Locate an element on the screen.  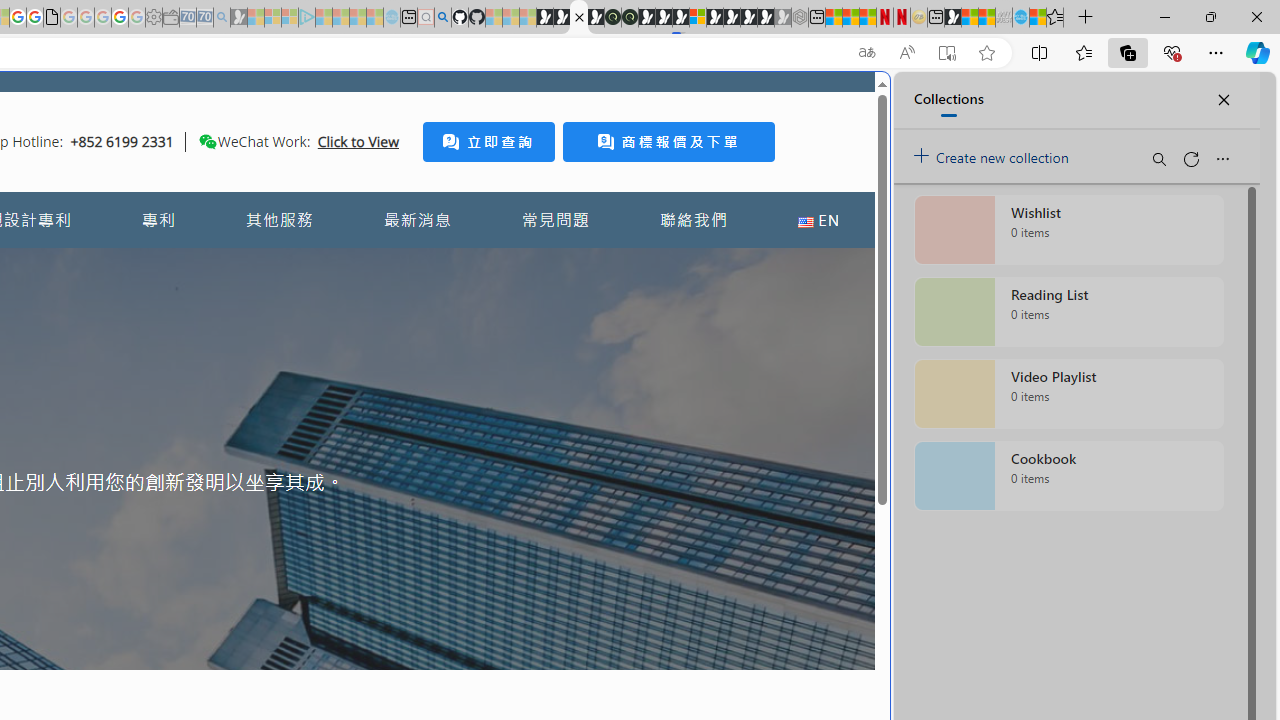
'Show translate options' is located at coordinates (867, 52).